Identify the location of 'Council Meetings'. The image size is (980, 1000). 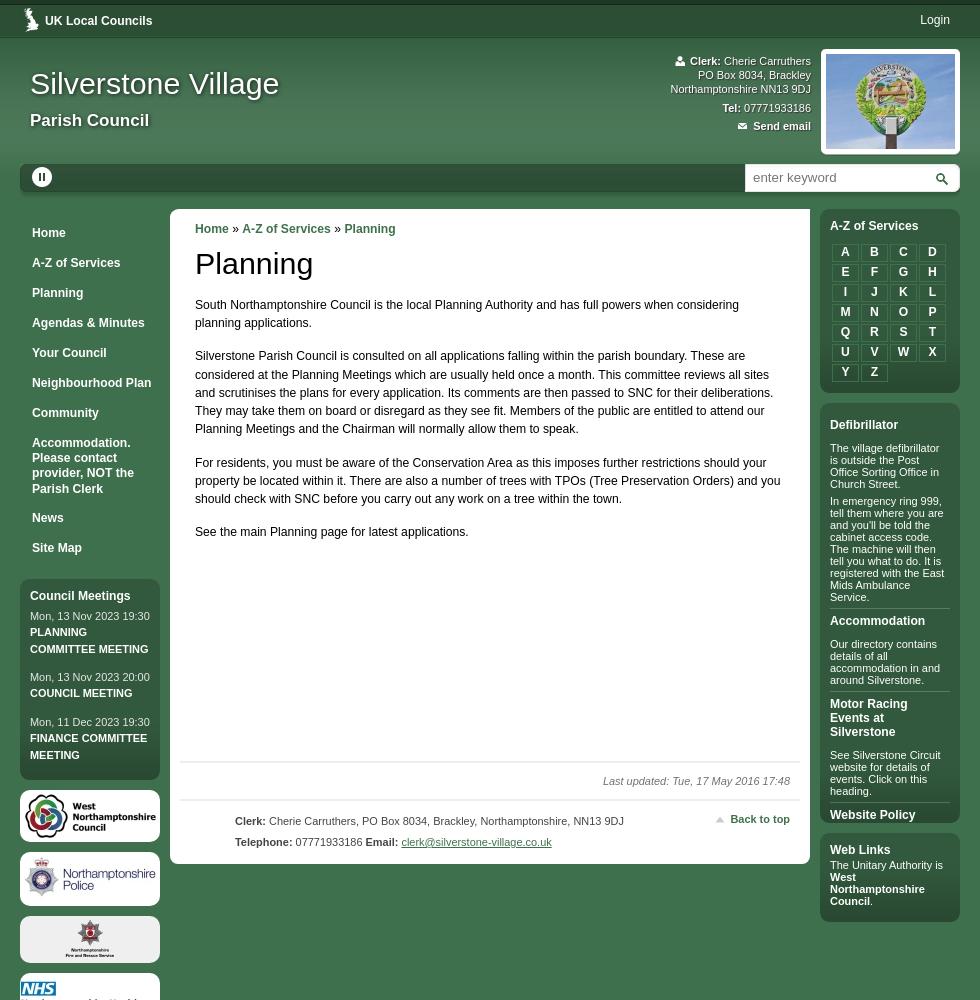
(29, 594).